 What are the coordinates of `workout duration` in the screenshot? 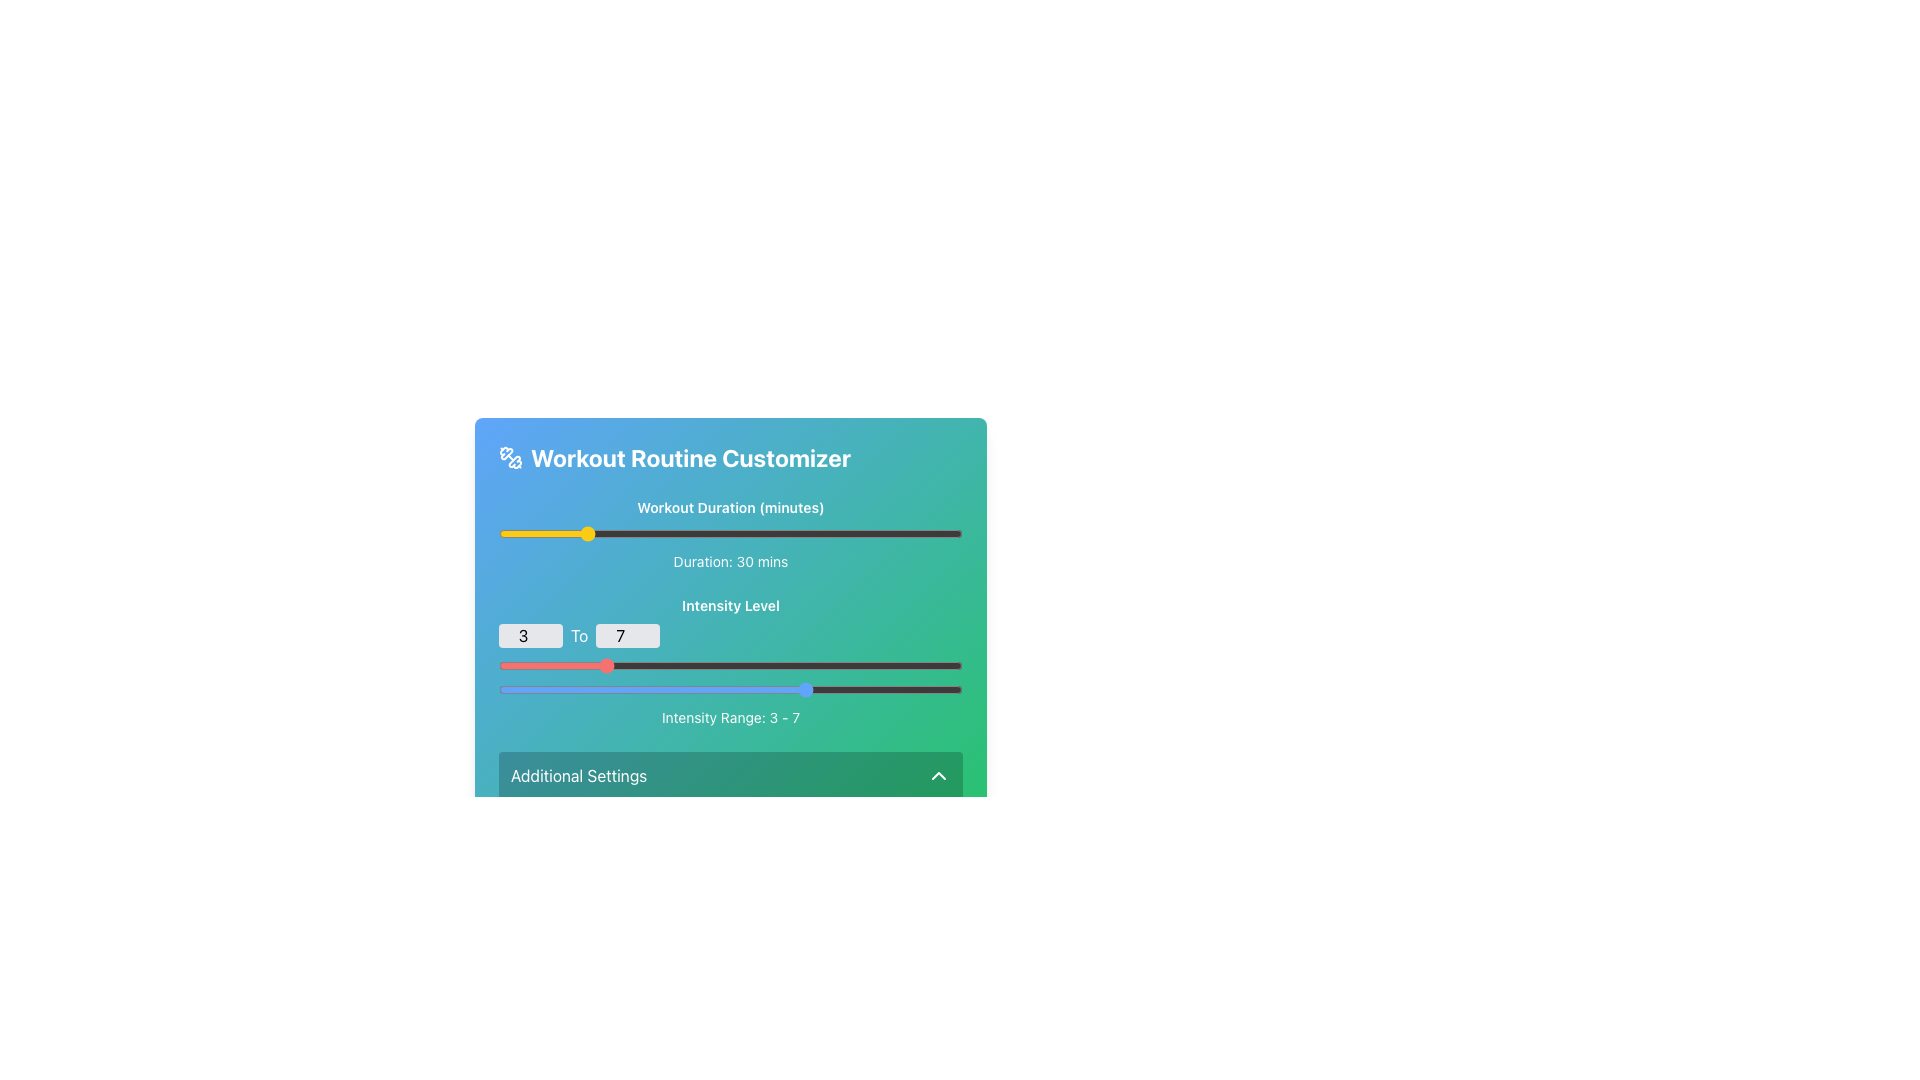 It's located at (823, 532).